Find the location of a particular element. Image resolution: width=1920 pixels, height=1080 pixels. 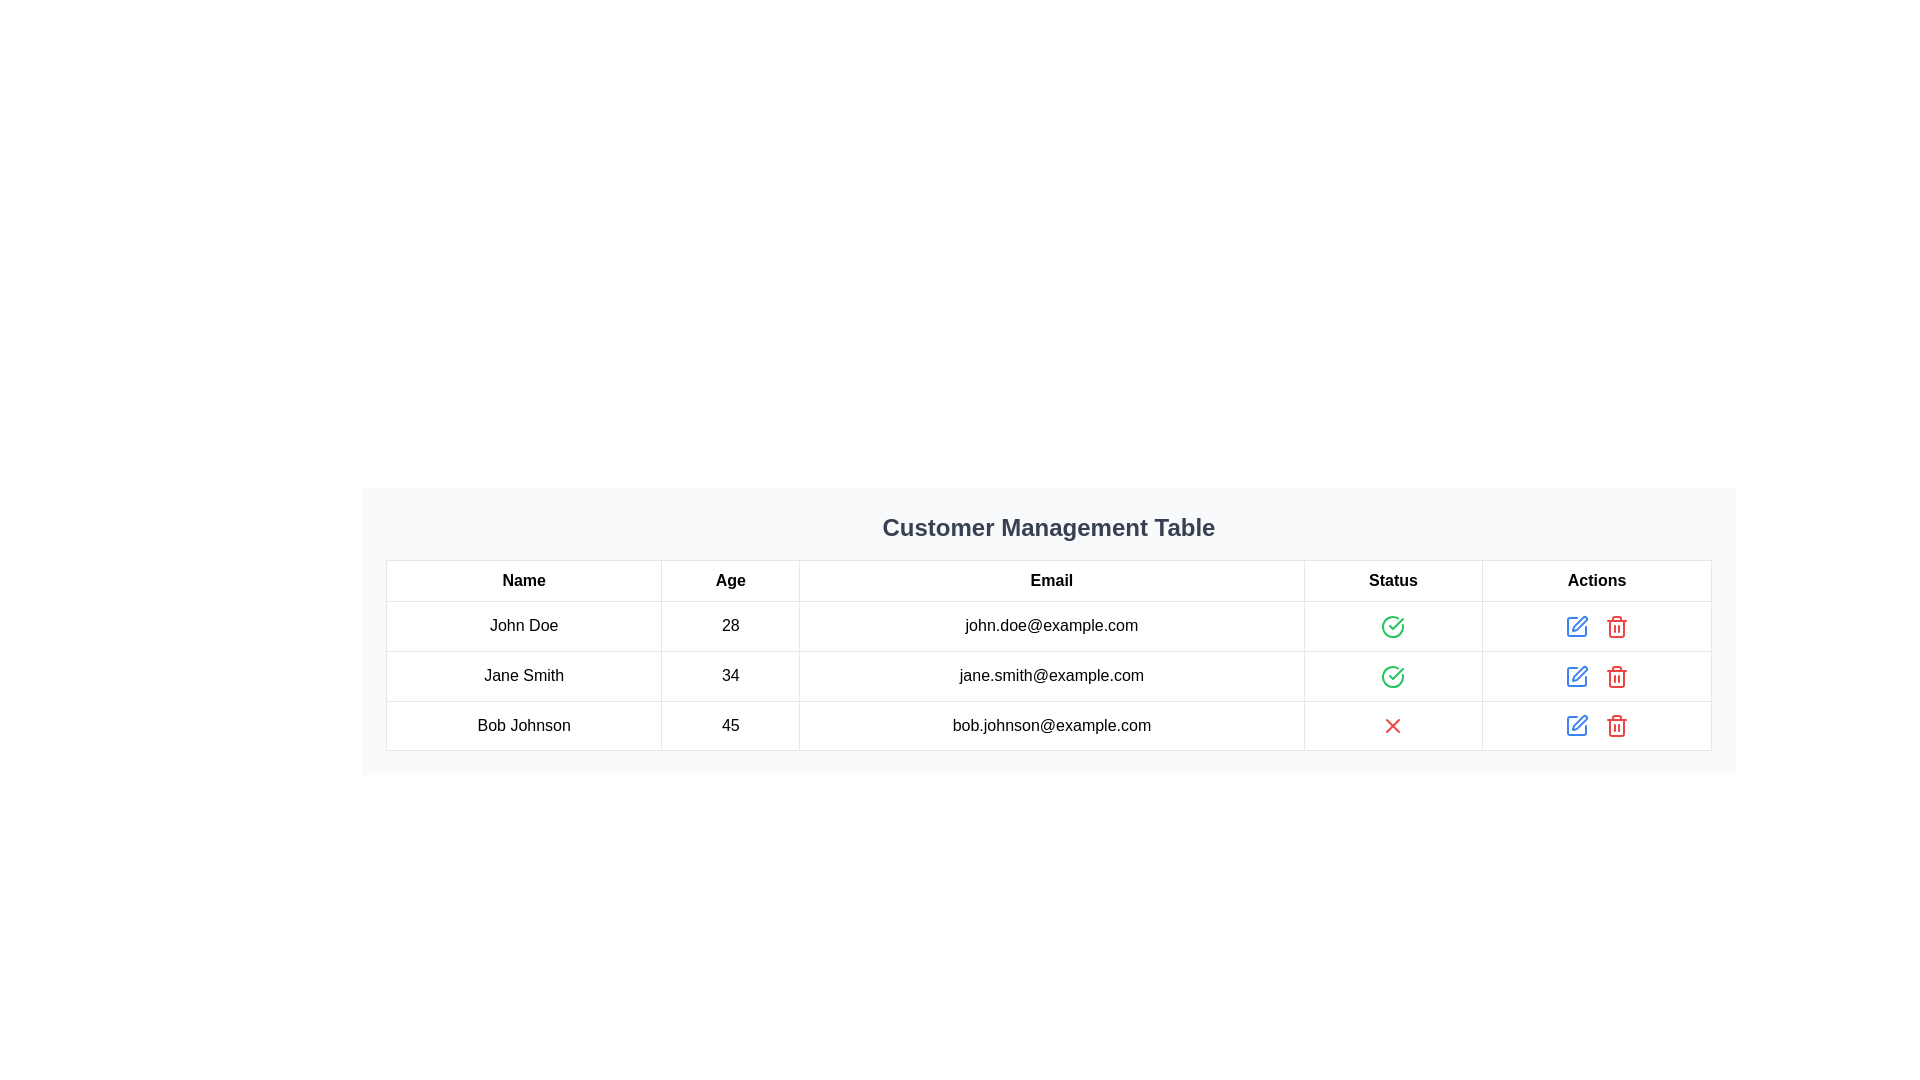

the status conveyed by the small red 'X' icon located in the third row of the table under the 'Status' column, adjacent to the email 'bob.johnson@example.com' is located at coordinates (1392, 726).